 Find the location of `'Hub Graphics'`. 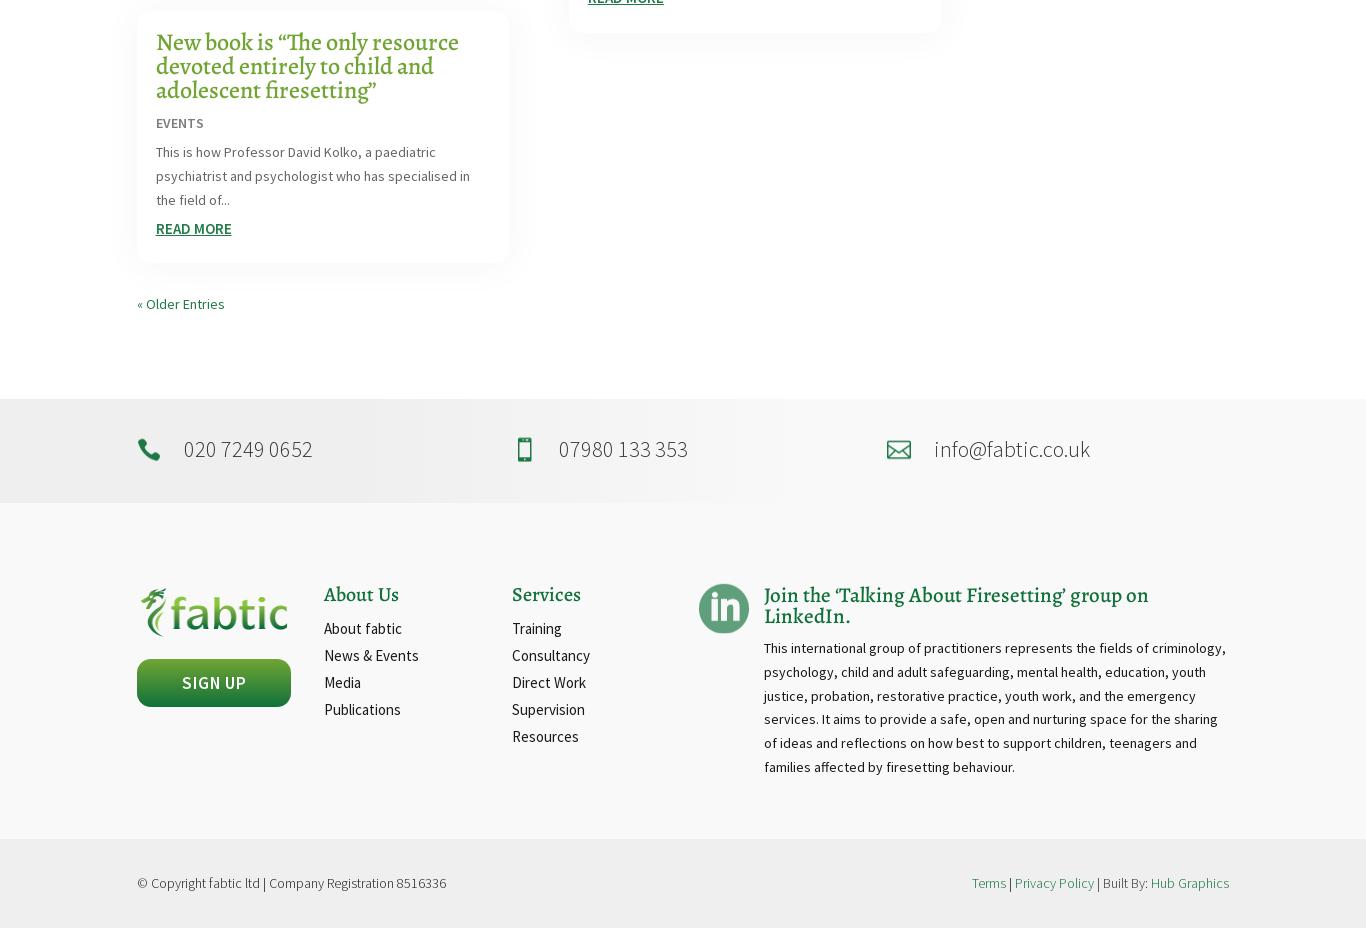

'Hub Graphics' is located at coordinates (1190, 882).